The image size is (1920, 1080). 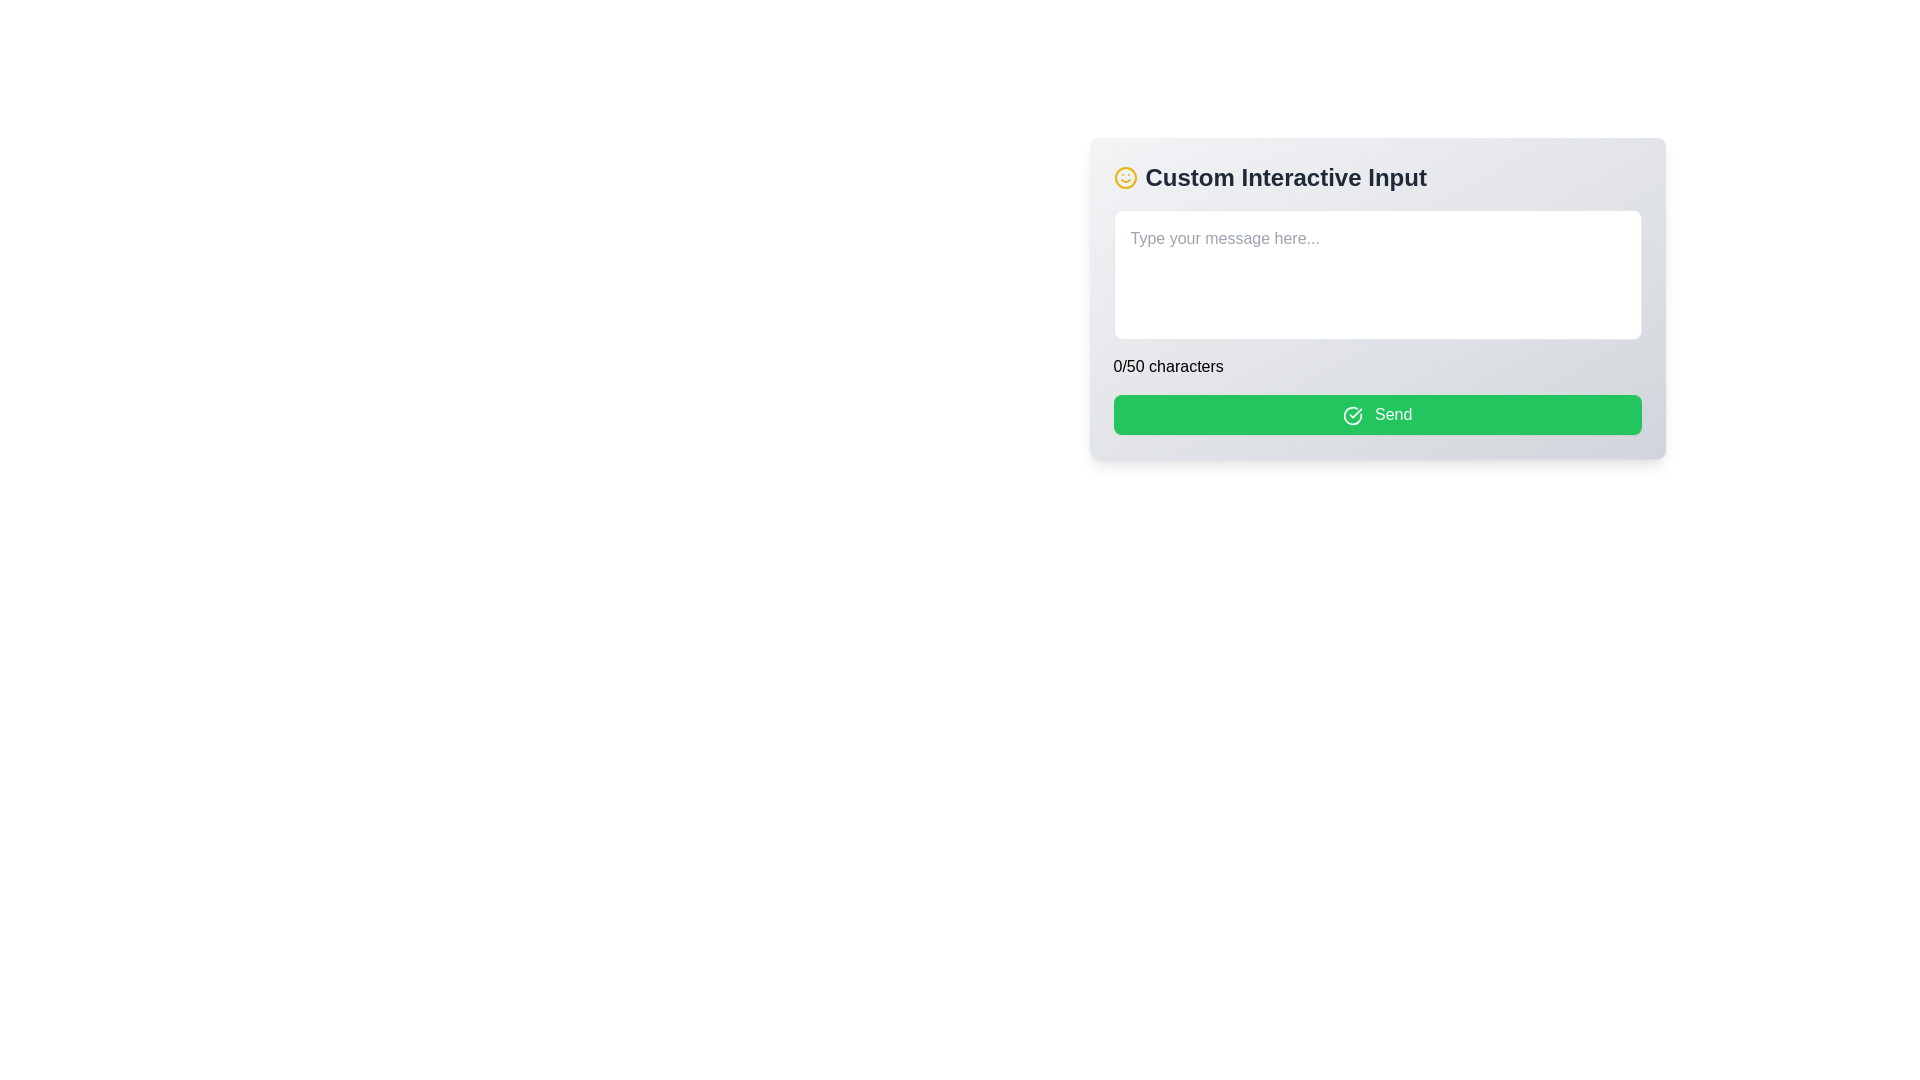 What do you see at coordinates (1168, 366) in the screenshot?
I see `the text display showing '0/50 characters' which is aligned to the left beneath the input field and above the green 'Send' button` at bounding box center [1168, 366].